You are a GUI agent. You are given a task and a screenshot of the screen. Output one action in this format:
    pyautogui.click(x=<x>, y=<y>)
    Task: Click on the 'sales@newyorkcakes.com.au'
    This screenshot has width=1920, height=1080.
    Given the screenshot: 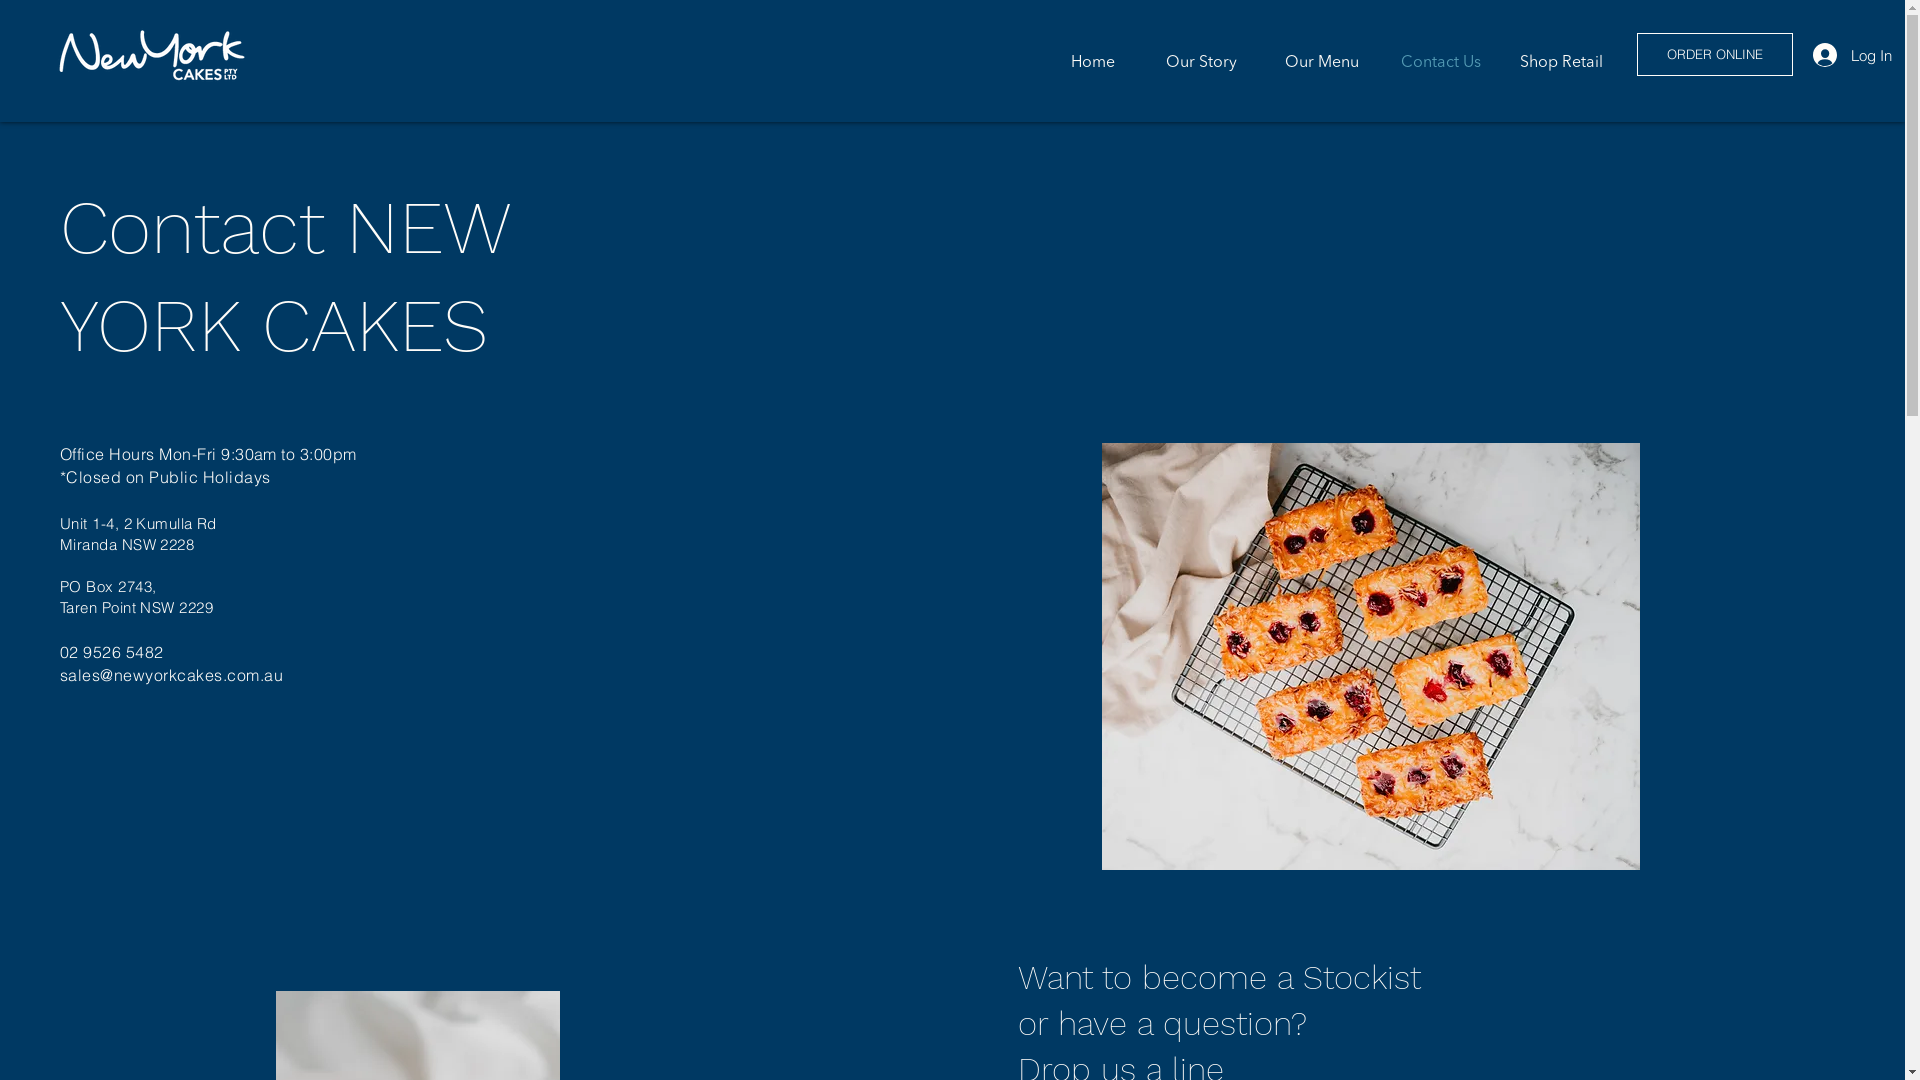 What is the action you would take?
    pyautogui.click(x=171, y=675)
    